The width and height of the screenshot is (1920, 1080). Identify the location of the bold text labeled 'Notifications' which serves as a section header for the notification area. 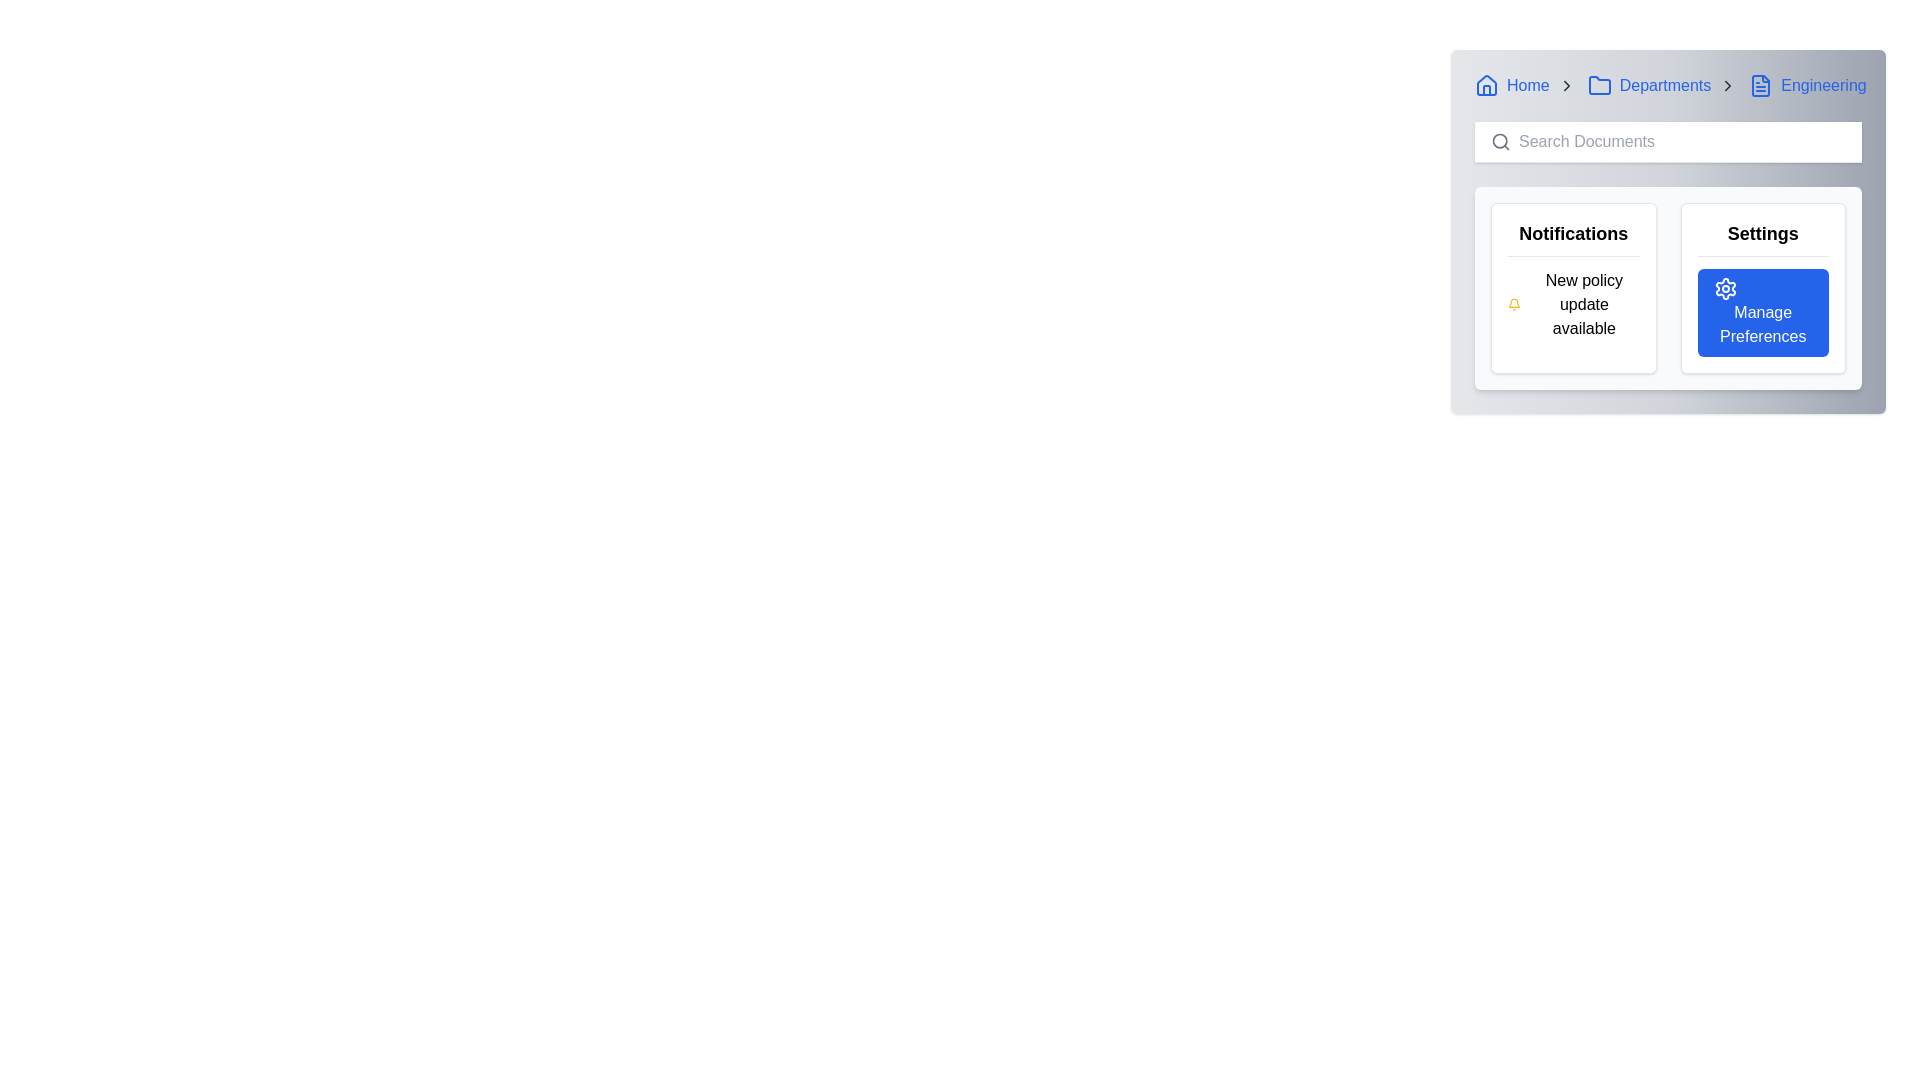
(1572, 237).